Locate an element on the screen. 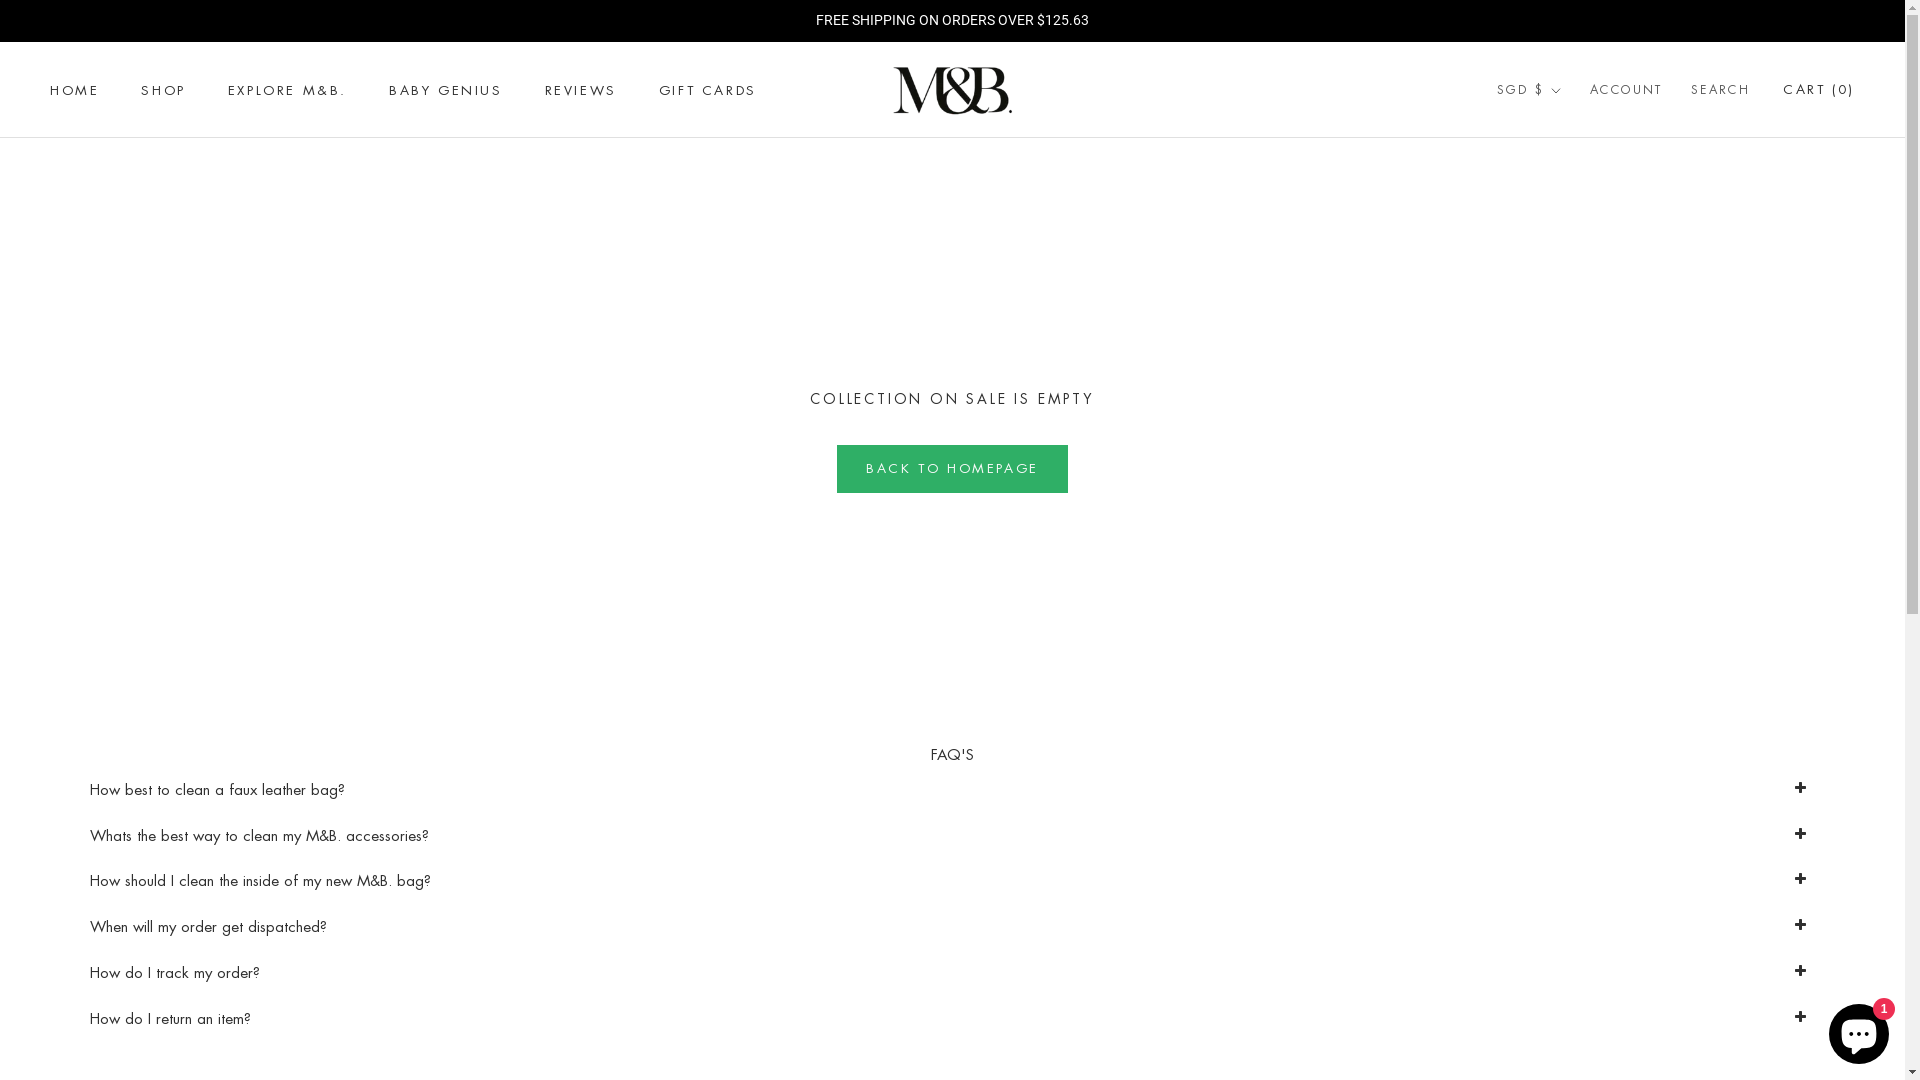 The image size is (1920, 1080). 'AUD' is located at coordinates (1552, 135).